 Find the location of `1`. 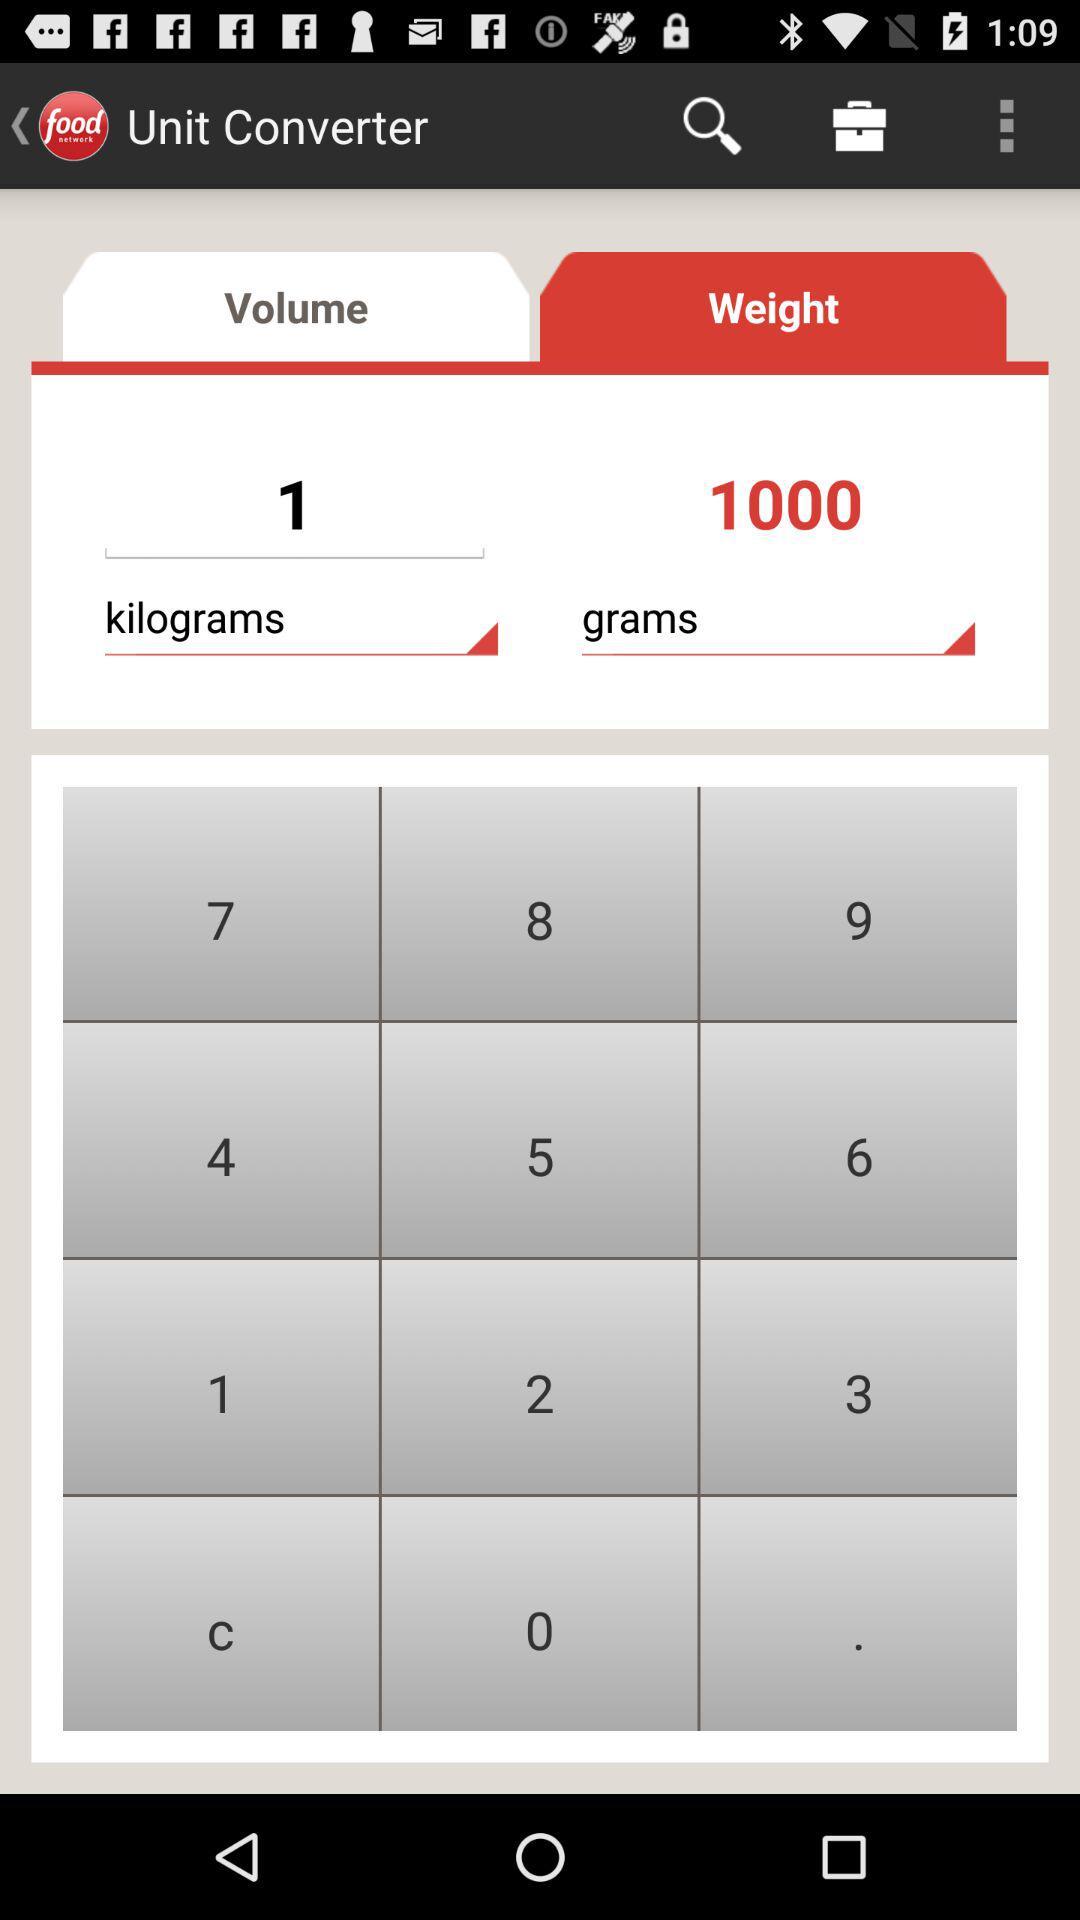

1 is located at coordinates (220, 1376).